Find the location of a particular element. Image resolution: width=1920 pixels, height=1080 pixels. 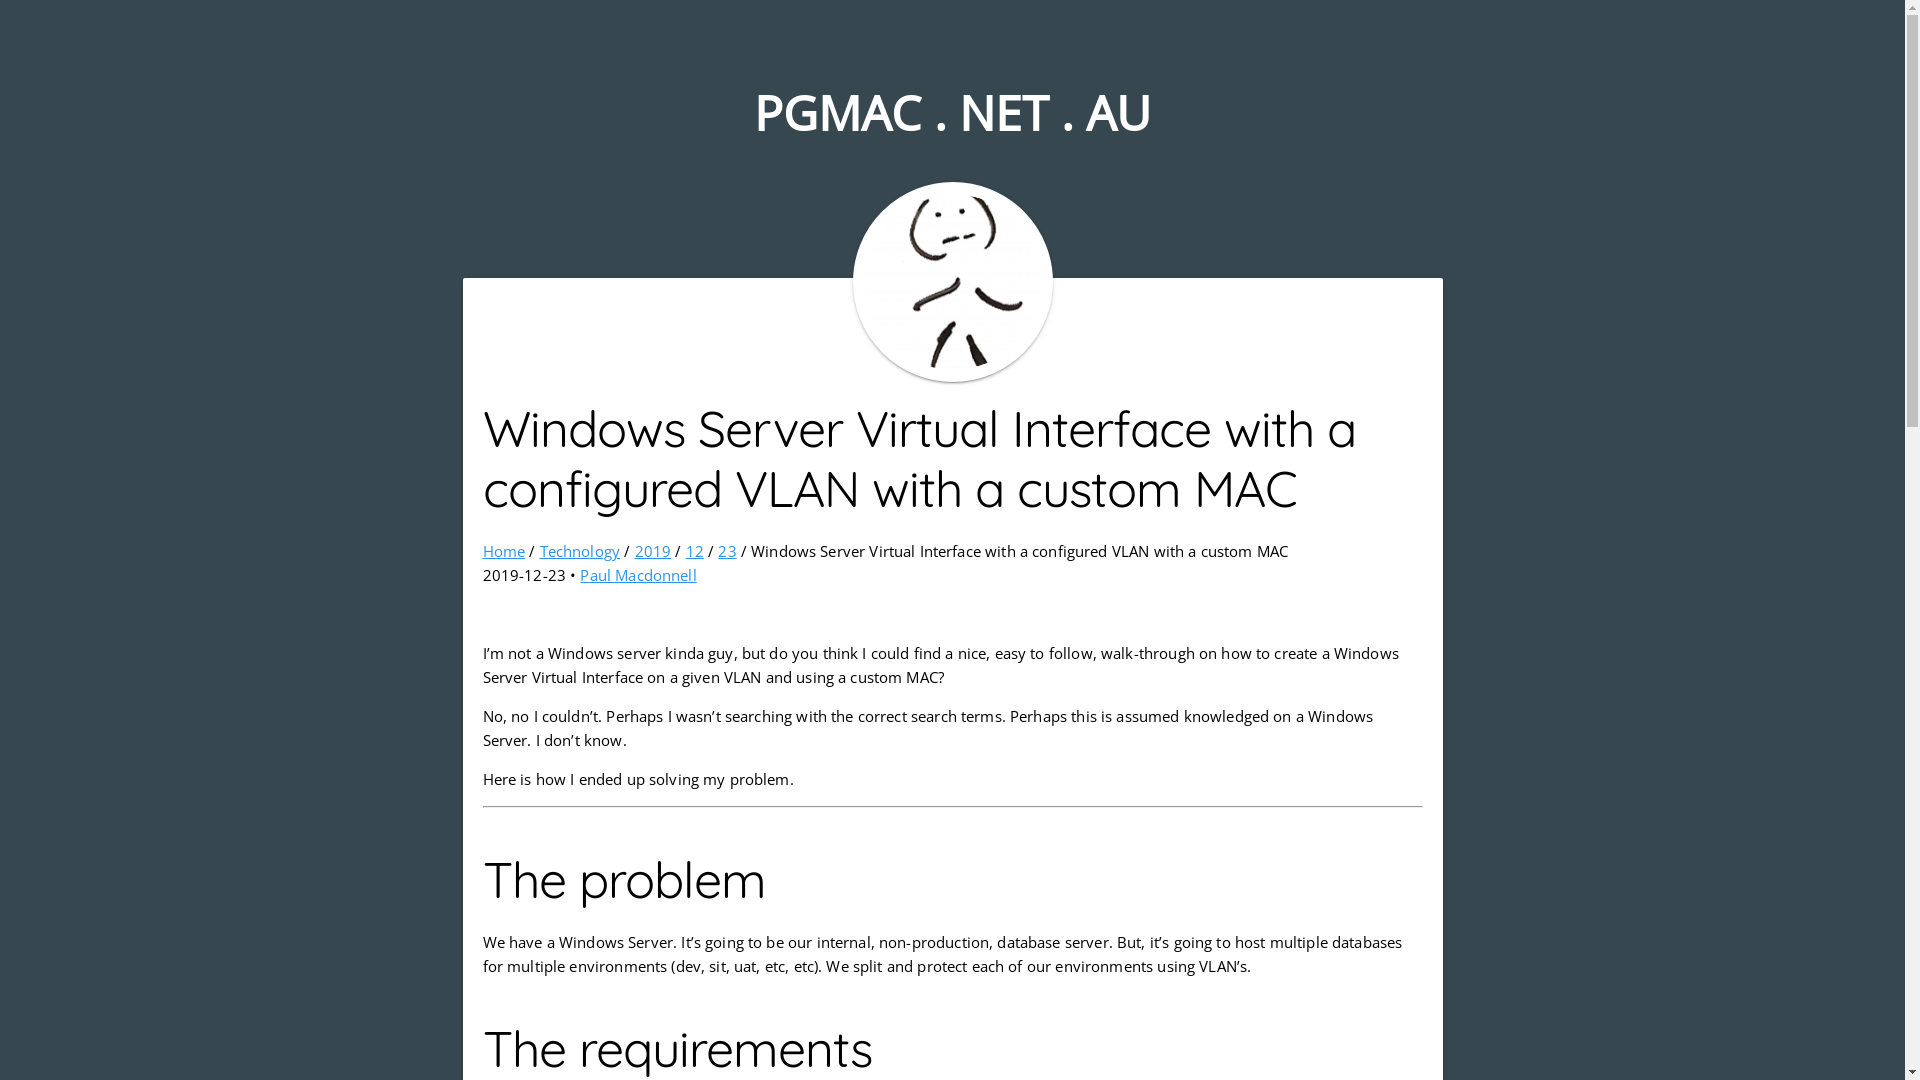

'Home' is located at coordinates (503, 551).